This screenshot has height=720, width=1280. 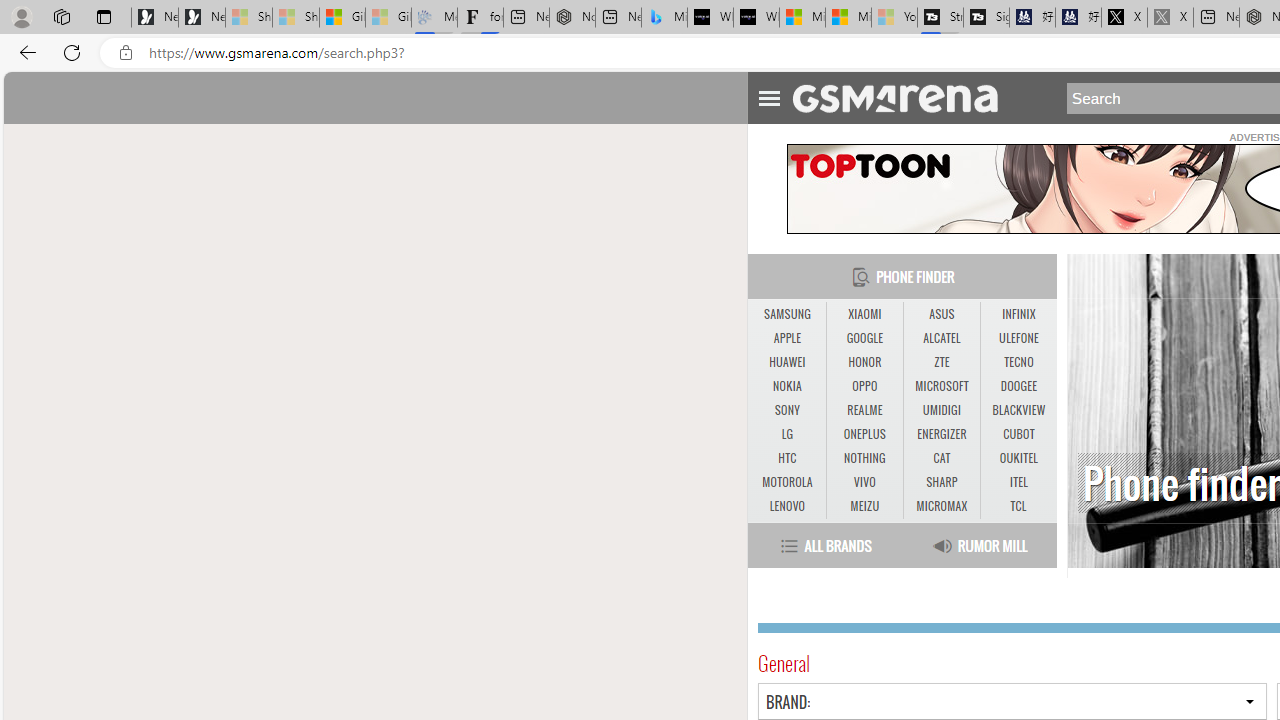 I want to click on 'SAMSUNG', so click(x=786, y=314).